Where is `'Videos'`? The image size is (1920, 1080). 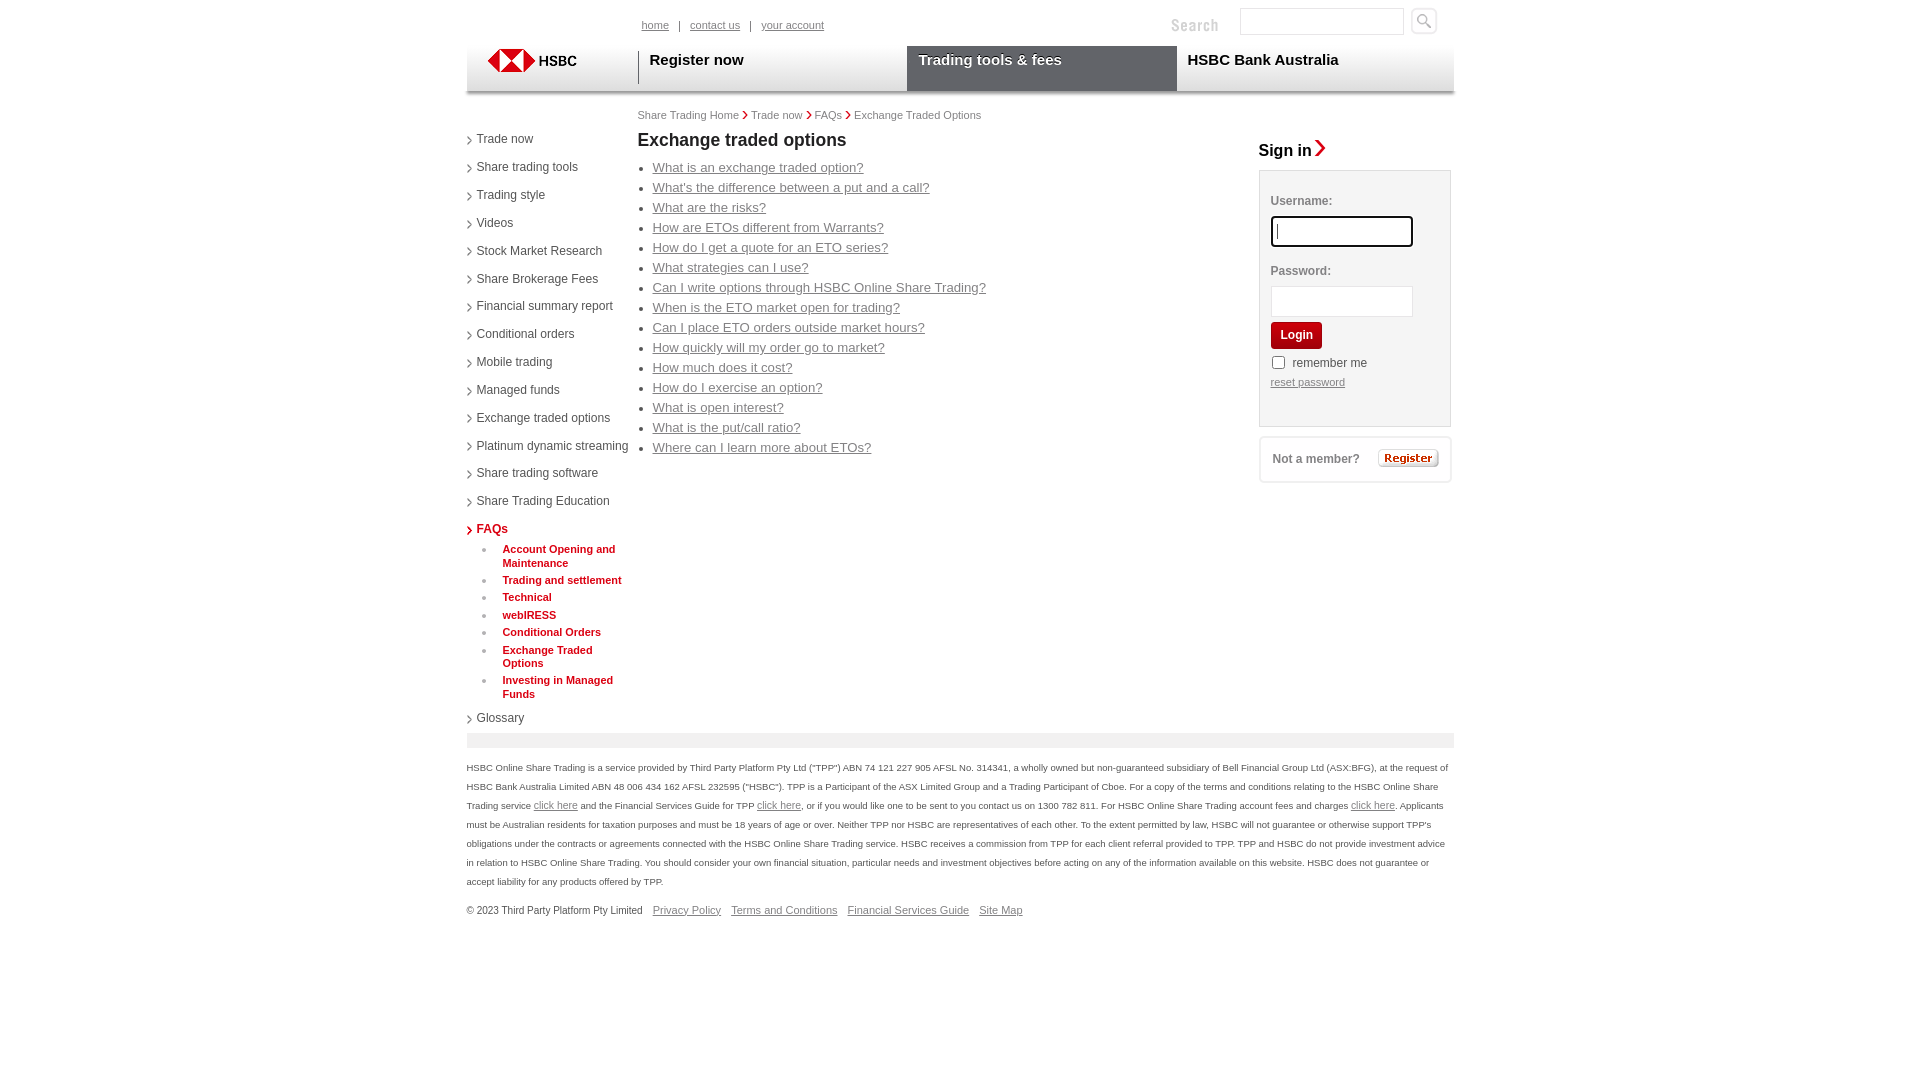
'Videos' is located at coordinates (489, 223).